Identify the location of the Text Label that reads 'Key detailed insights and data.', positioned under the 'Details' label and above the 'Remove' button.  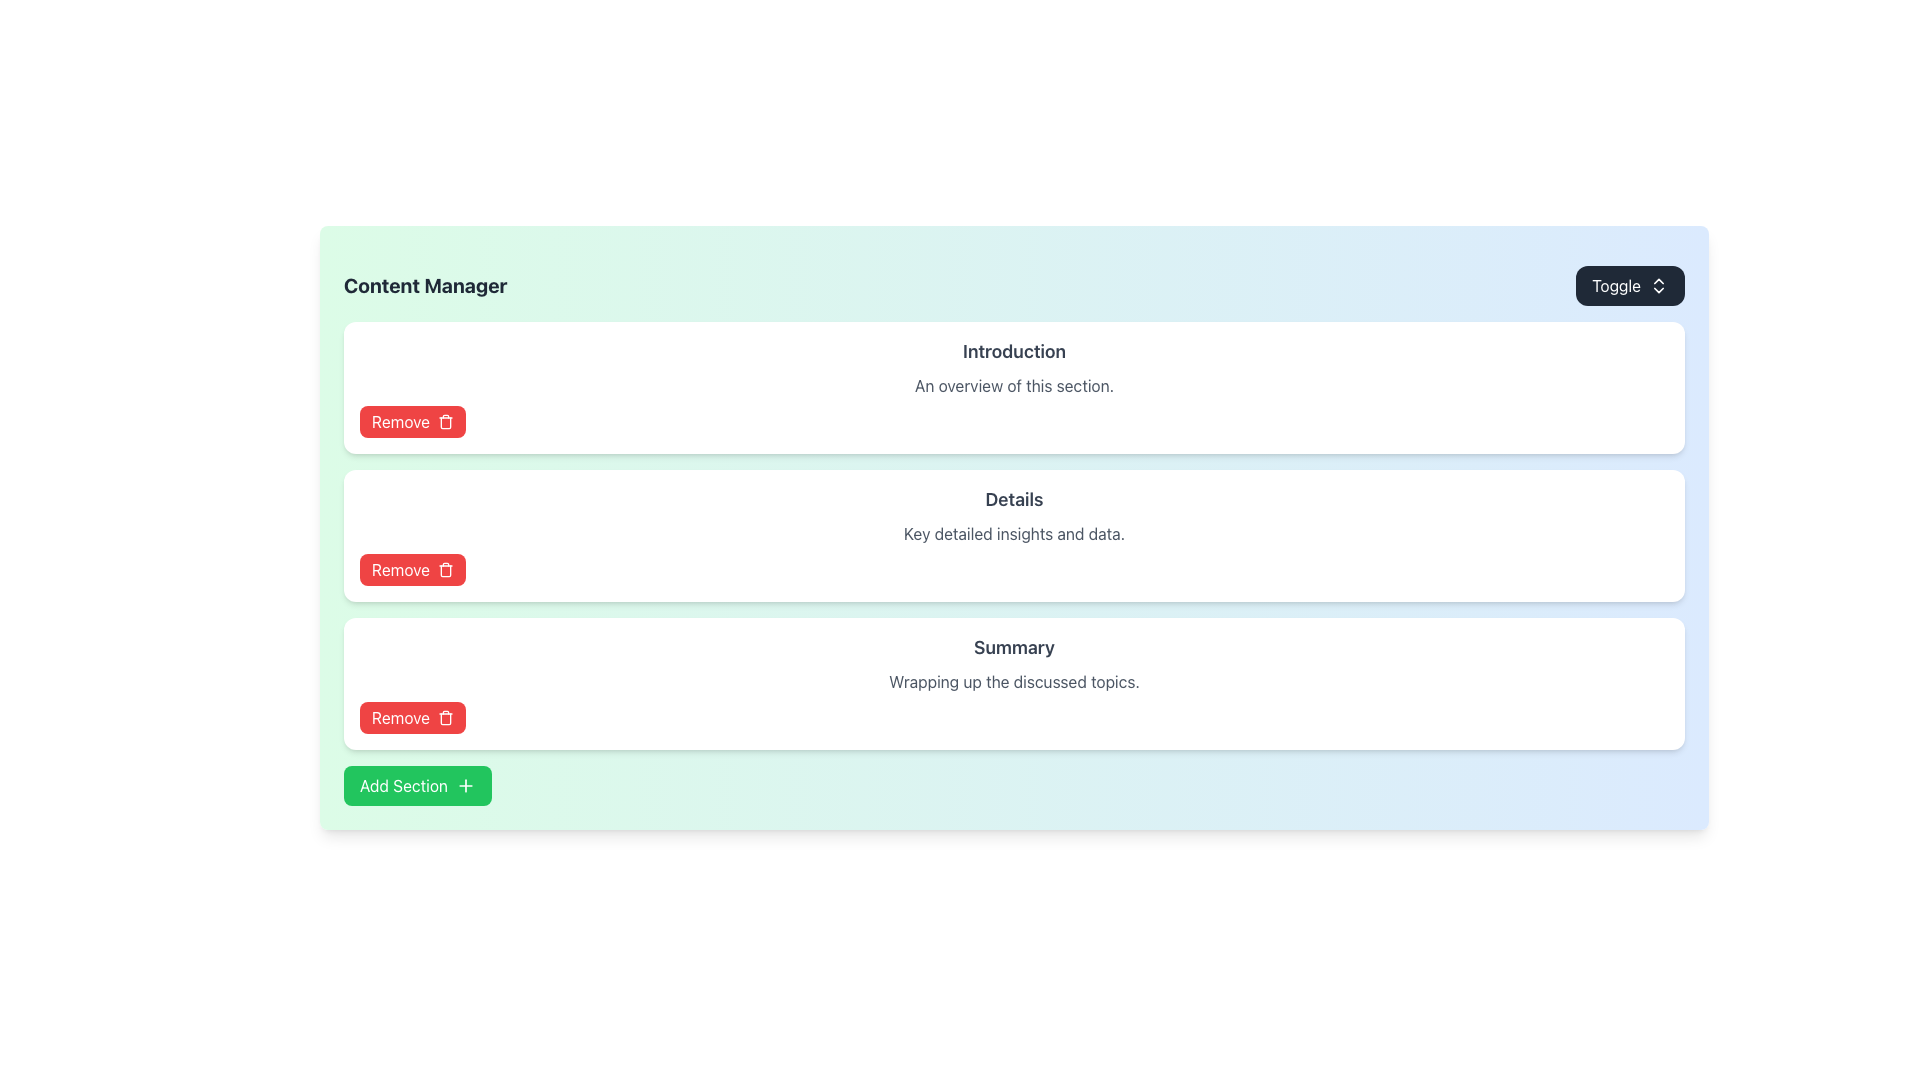
(1014, 532).